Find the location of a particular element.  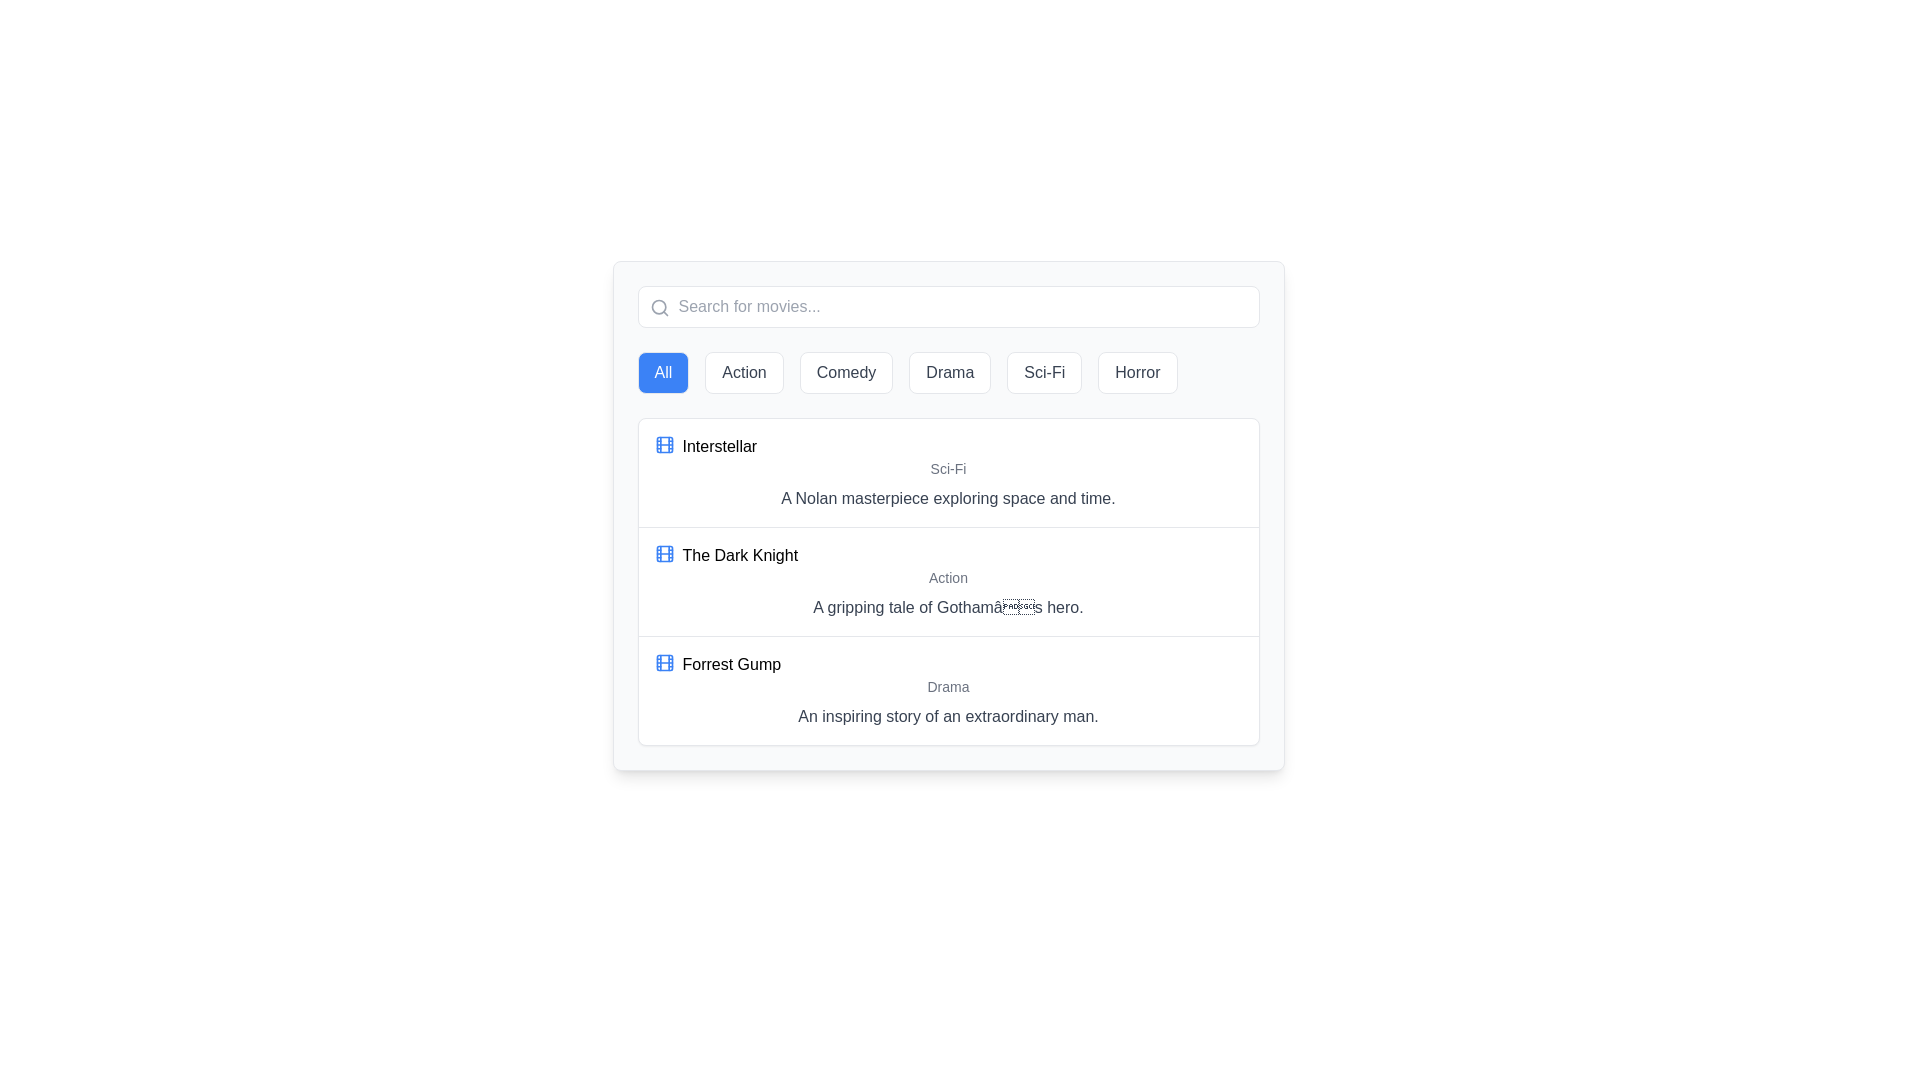

the text label displaying the movie title 'The Dark Knight', which is the second item in a vertical list of movie titles, located to the right of a blue film roll icon is located at coordinates (739, 555).